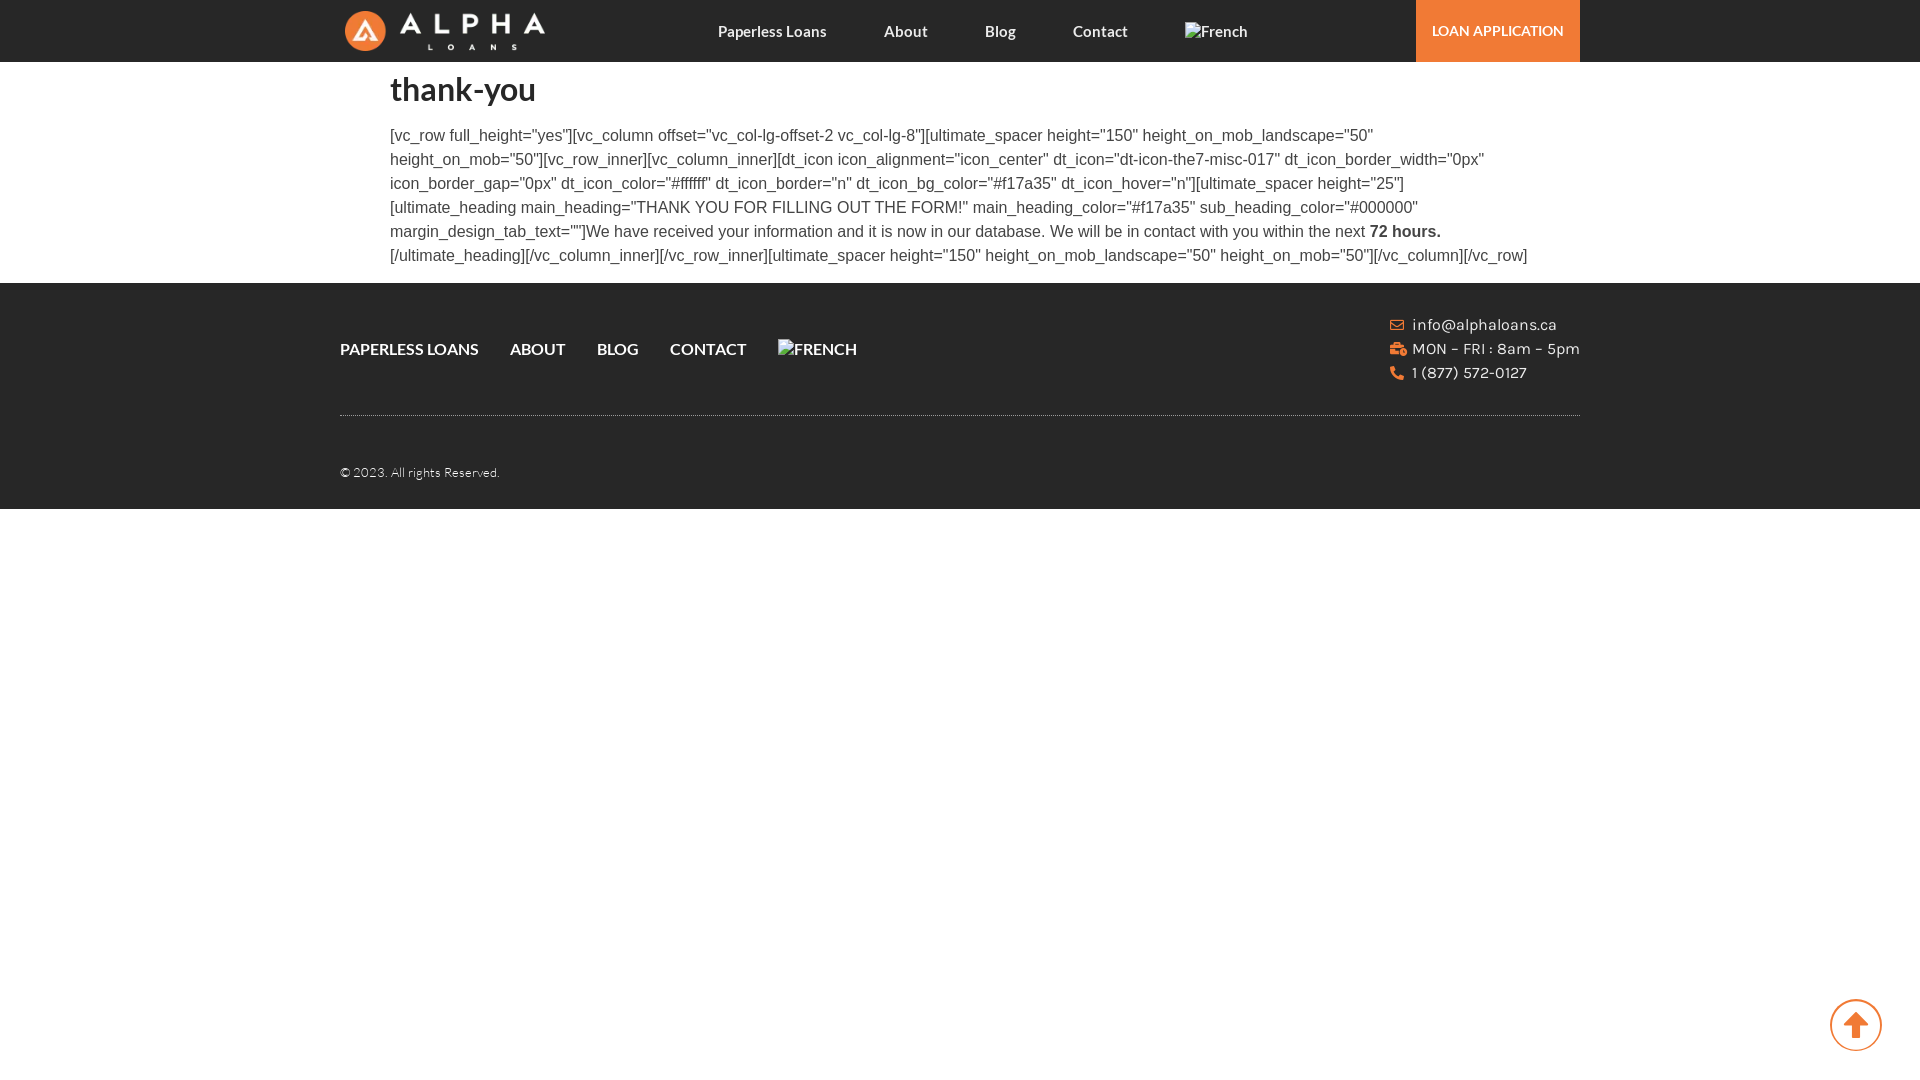 This screenshot has height=1080, width=1920. I want to click on 'ABOUT', so click(537, 347).